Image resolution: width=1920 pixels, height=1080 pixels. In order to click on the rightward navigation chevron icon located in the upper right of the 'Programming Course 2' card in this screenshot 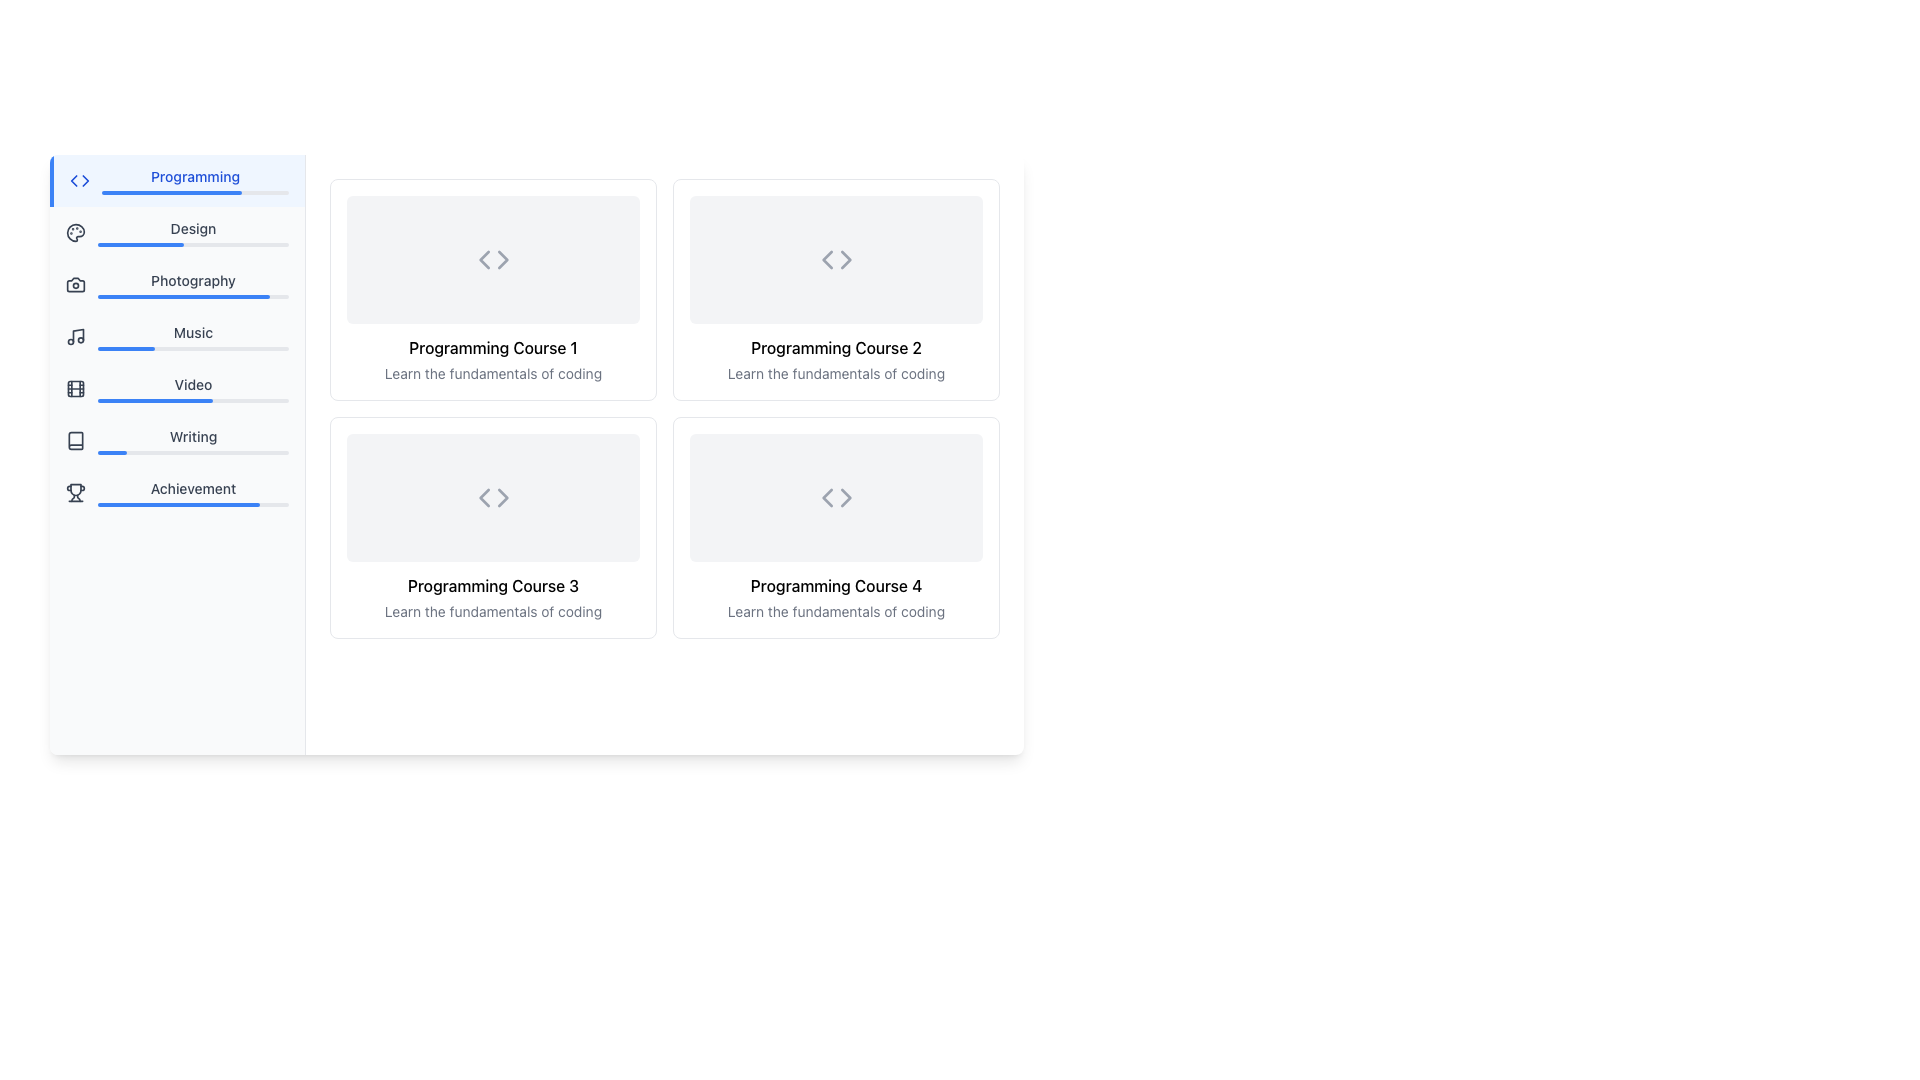, I will do `click(845, 258)`.